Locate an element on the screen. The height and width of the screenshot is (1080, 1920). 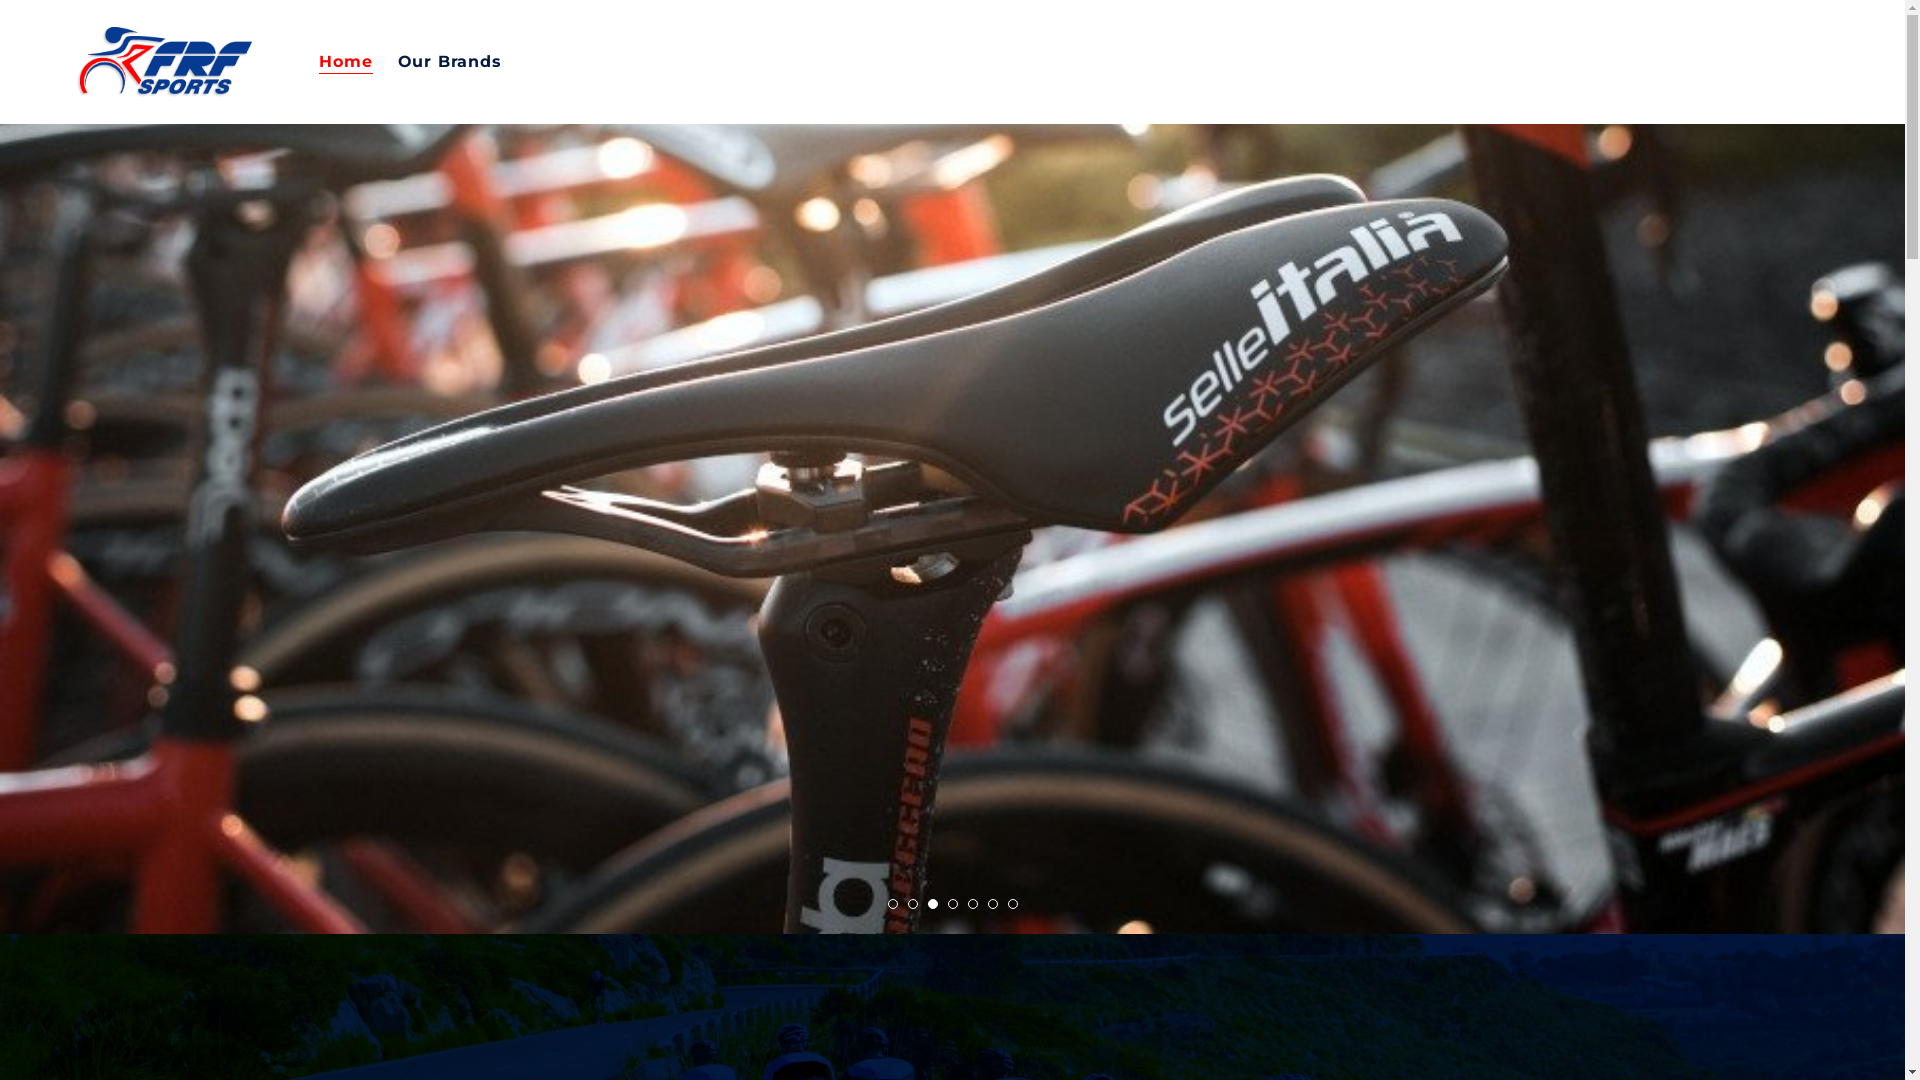
'Our Brands' is located at coordinates (449, 60).